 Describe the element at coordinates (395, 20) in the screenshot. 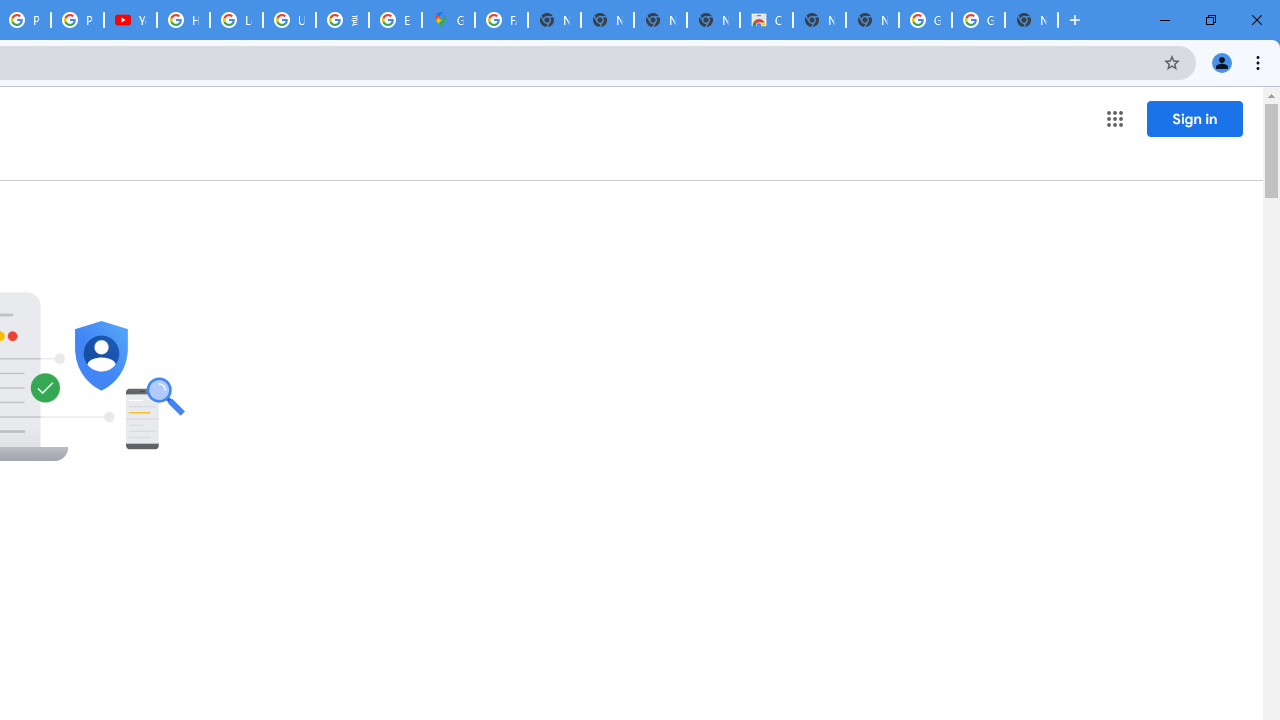

I see `'Explore new street-level details - Google Maps Help'` at that location.